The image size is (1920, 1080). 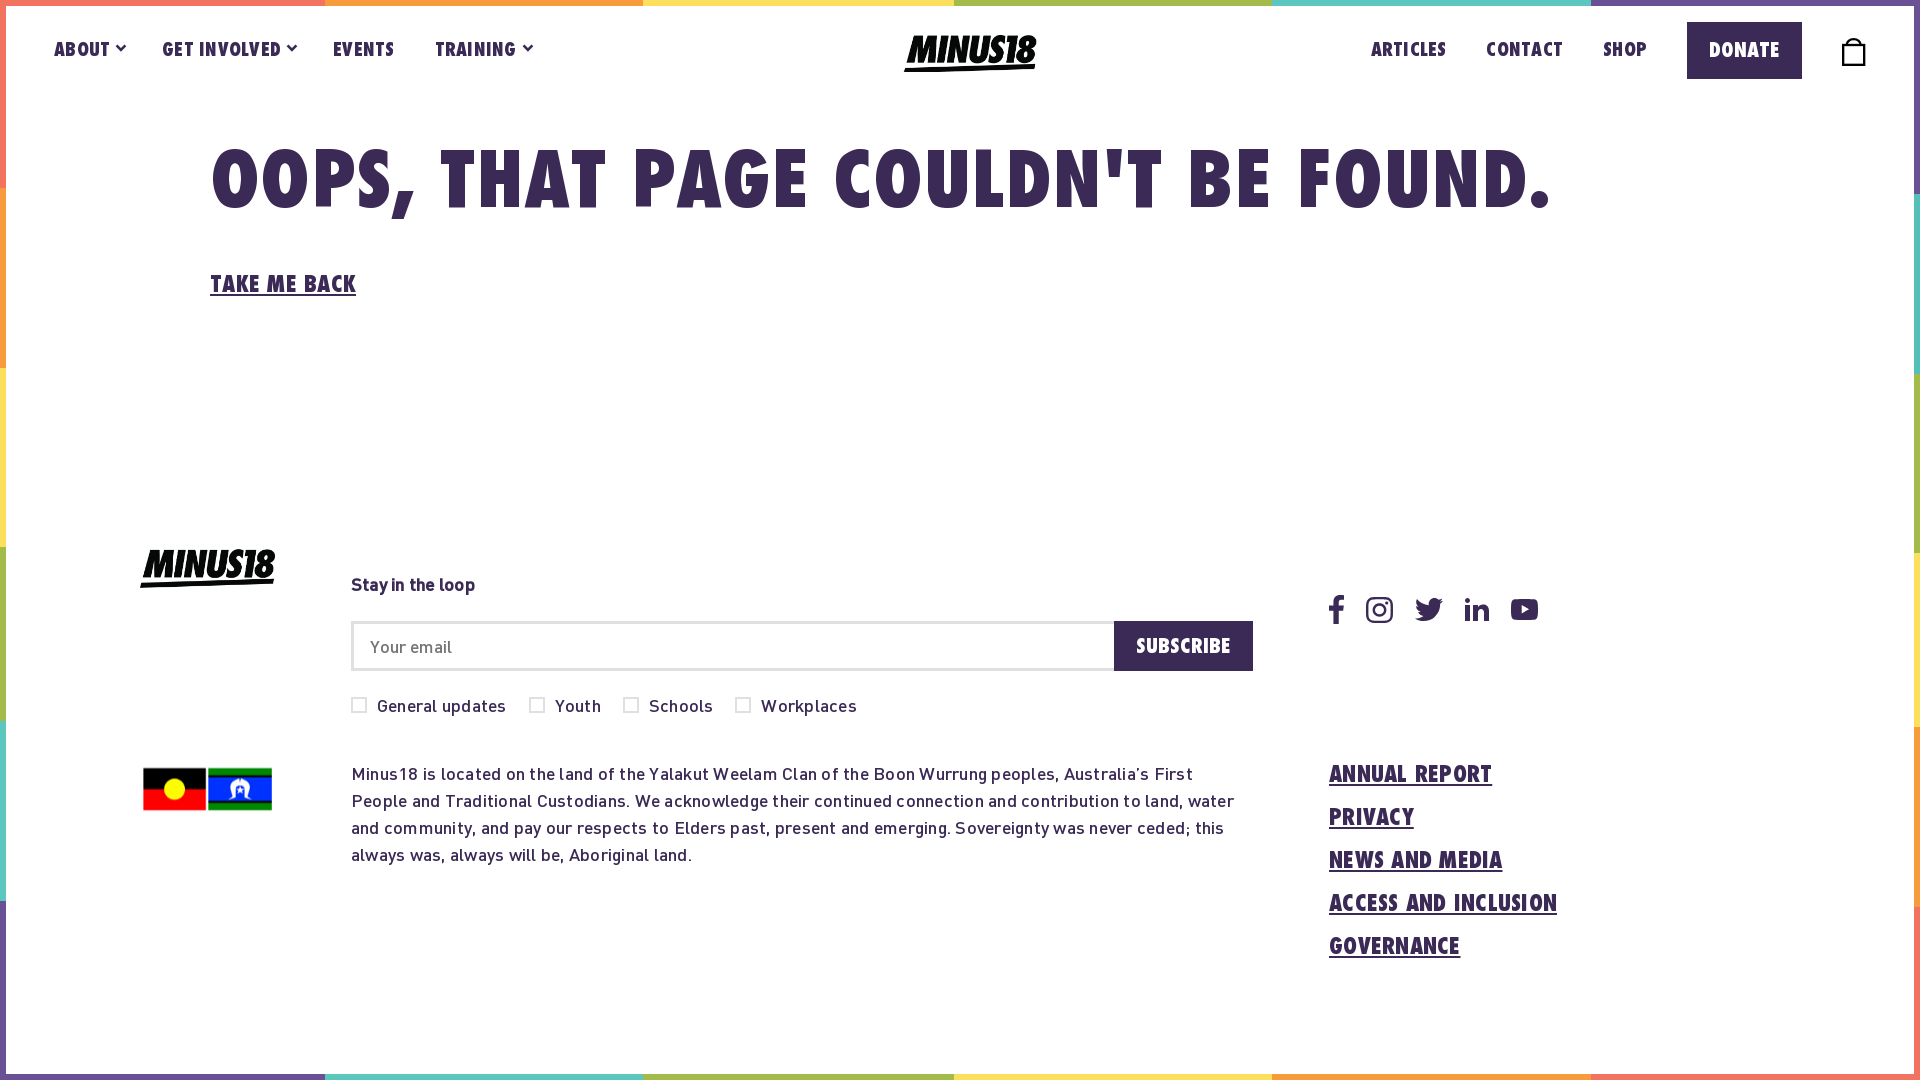 I want to click on 'NEWS AND MEDIA', so click(x=1415, y=860).